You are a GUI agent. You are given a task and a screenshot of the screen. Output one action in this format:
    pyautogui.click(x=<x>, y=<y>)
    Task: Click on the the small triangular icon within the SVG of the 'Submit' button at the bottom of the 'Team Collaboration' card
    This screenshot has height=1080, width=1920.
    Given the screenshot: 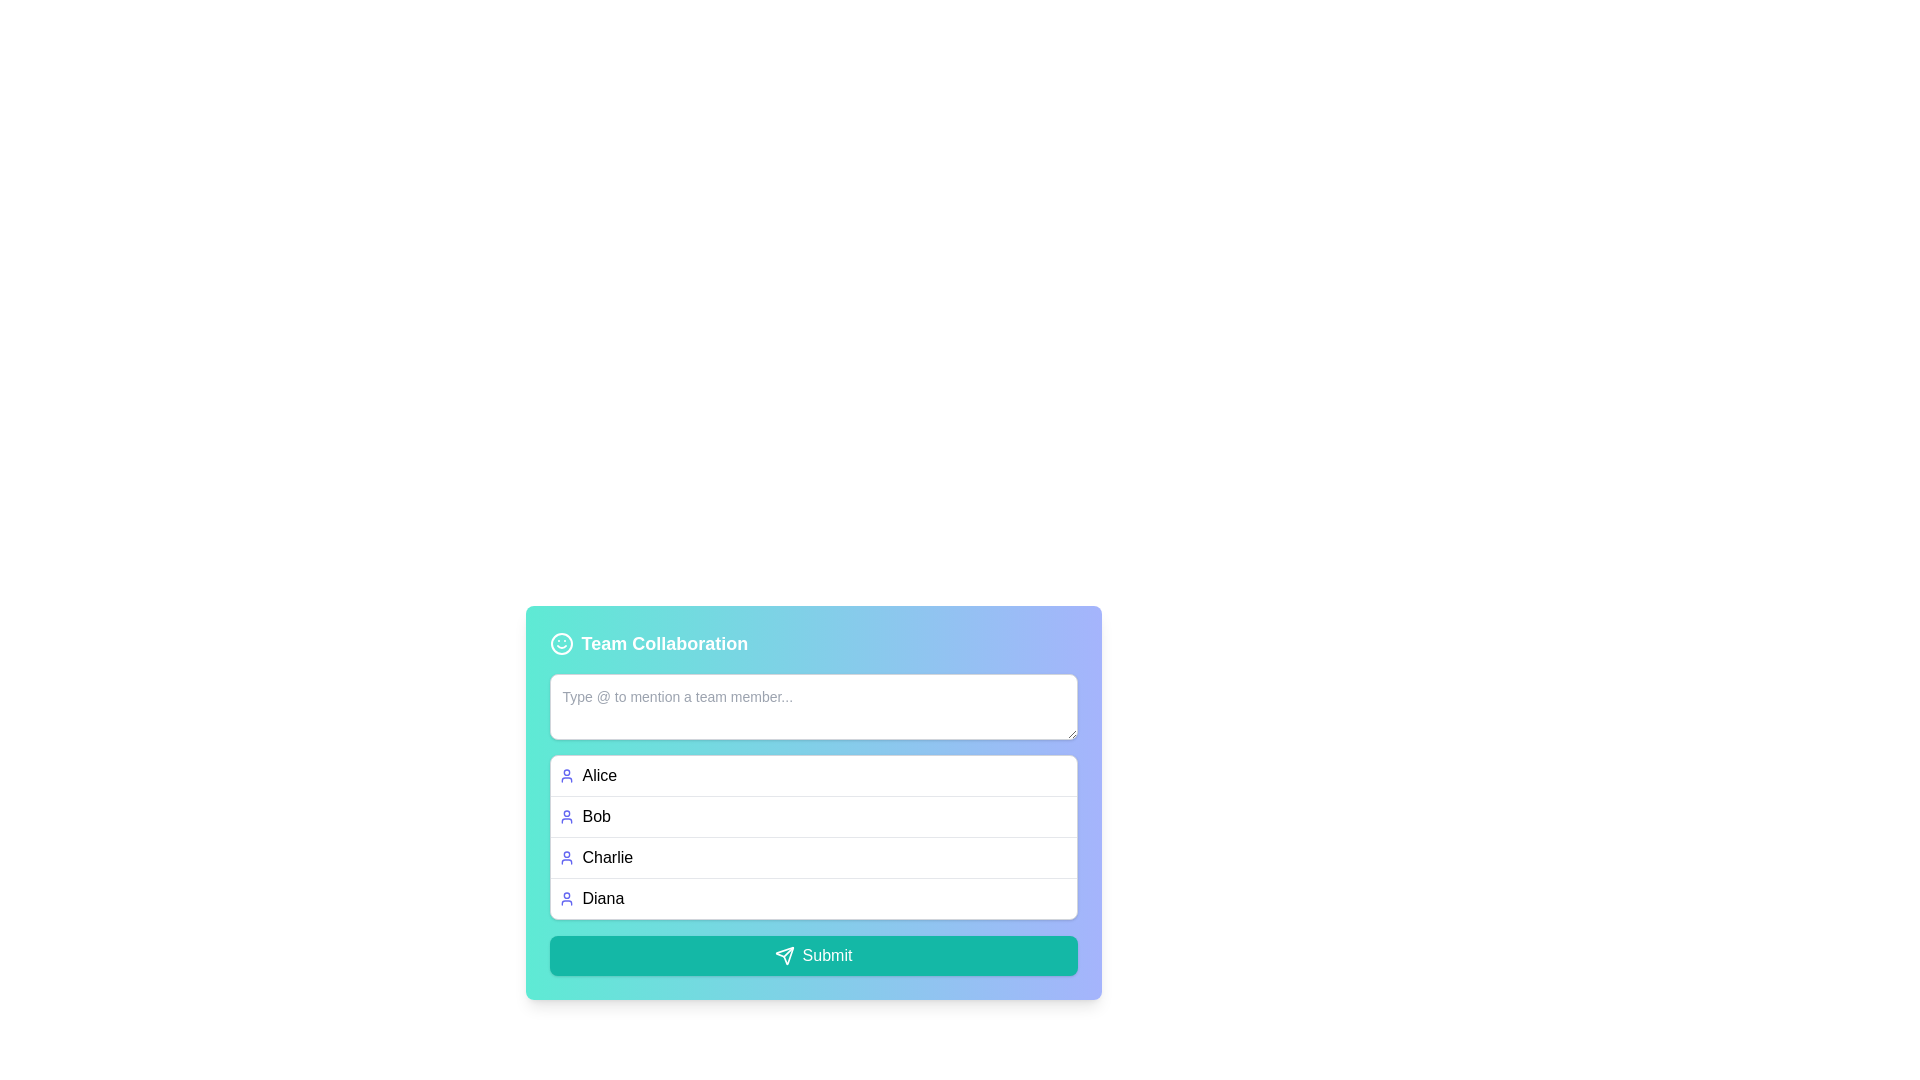 What is the action you would take?
    pyautogui.click(x=783, y=955)
    